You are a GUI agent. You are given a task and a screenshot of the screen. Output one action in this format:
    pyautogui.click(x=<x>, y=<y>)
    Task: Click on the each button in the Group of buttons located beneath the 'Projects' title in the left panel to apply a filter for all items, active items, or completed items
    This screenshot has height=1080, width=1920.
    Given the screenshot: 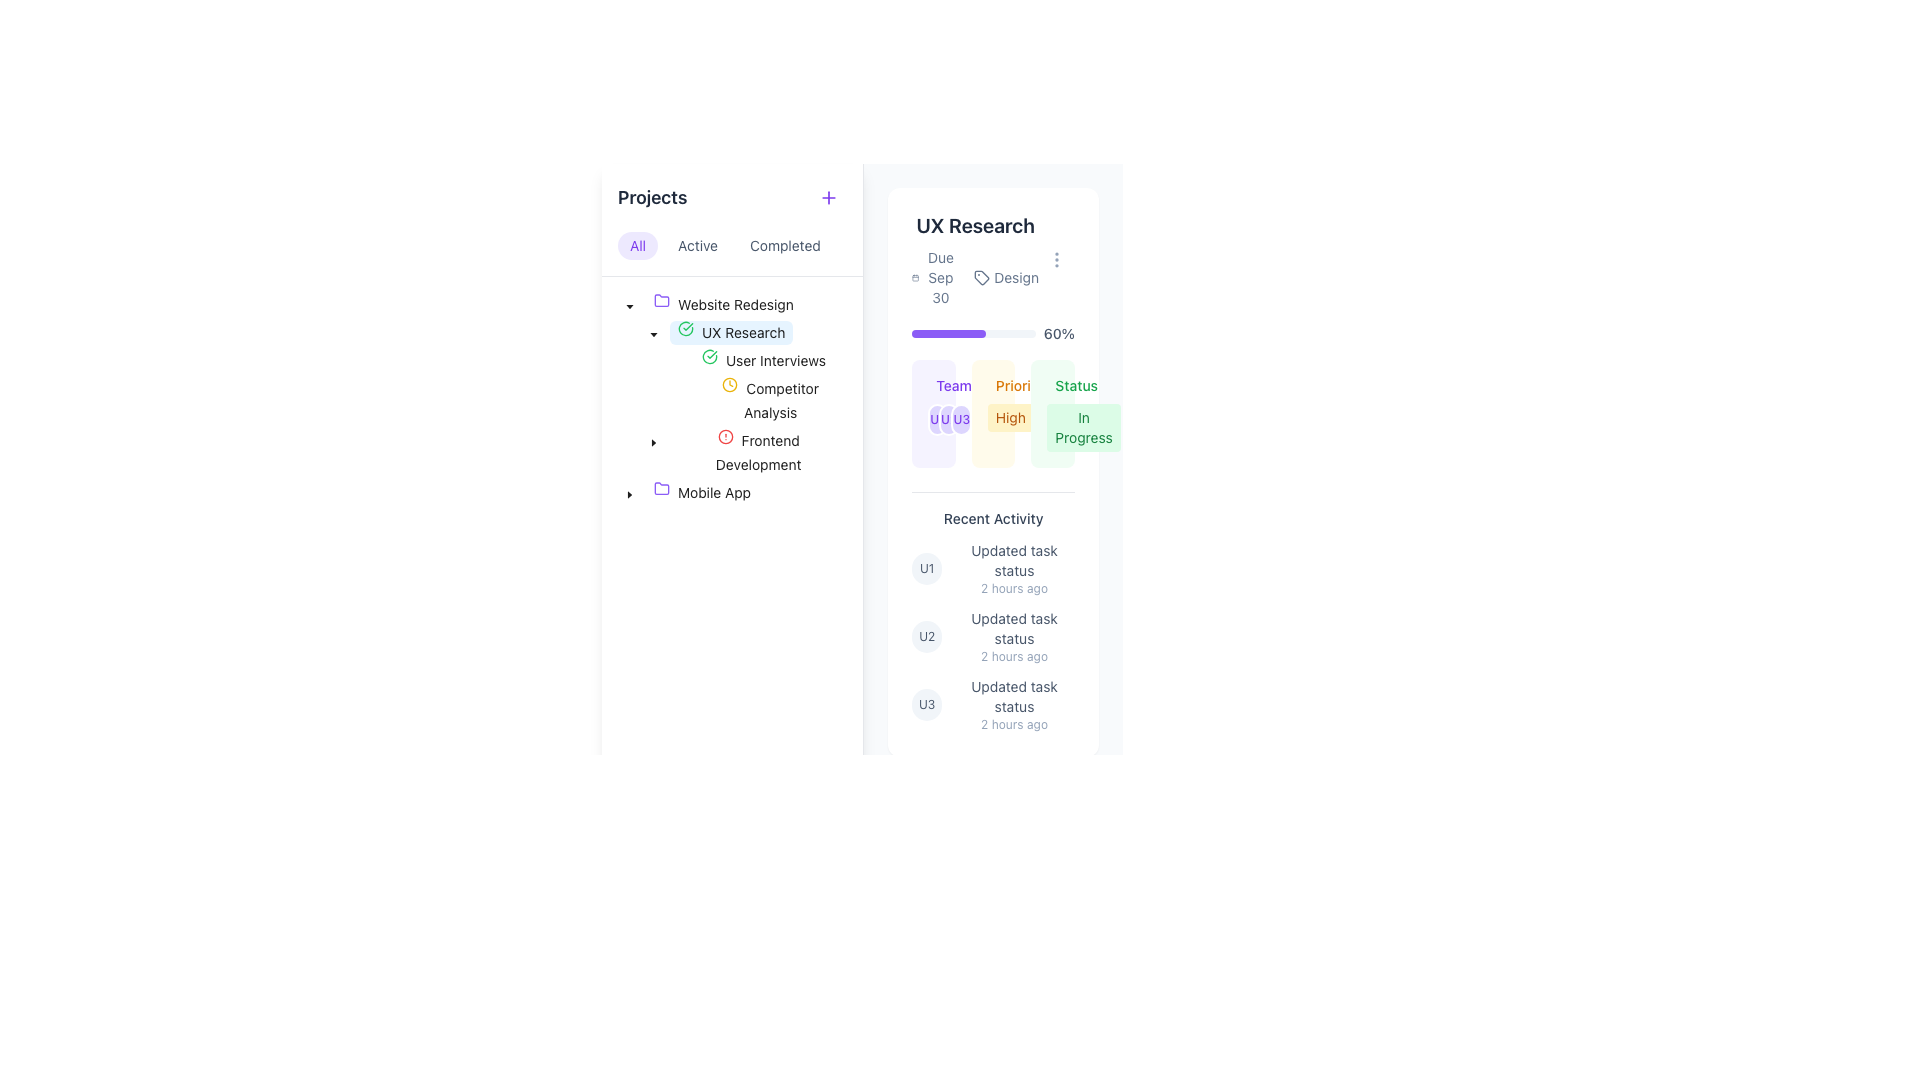 What is the action you would take?
    pyautogui.click(x=731, y=245)
    